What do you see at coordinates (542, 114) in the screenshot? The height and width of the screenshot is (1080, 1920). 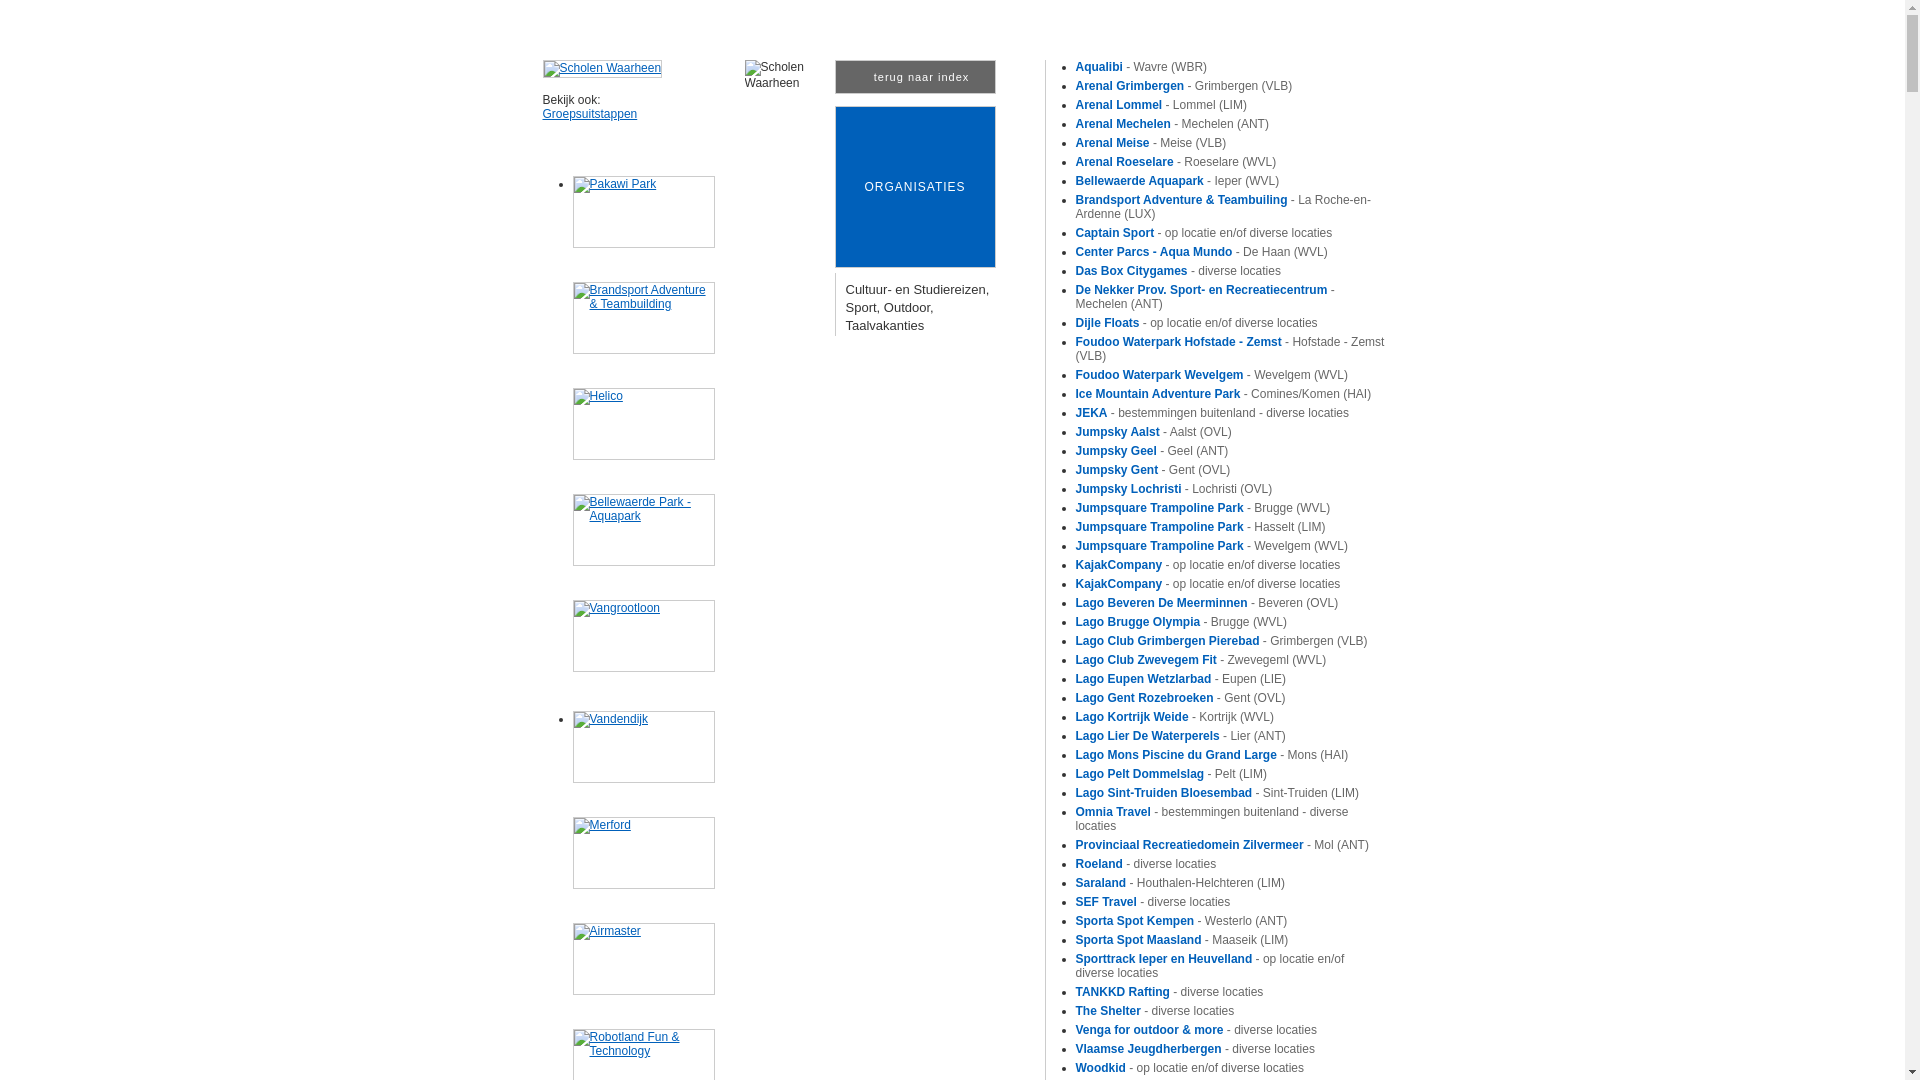 I see `'Groepsuitstappen'` at bounding box center [542, 114].